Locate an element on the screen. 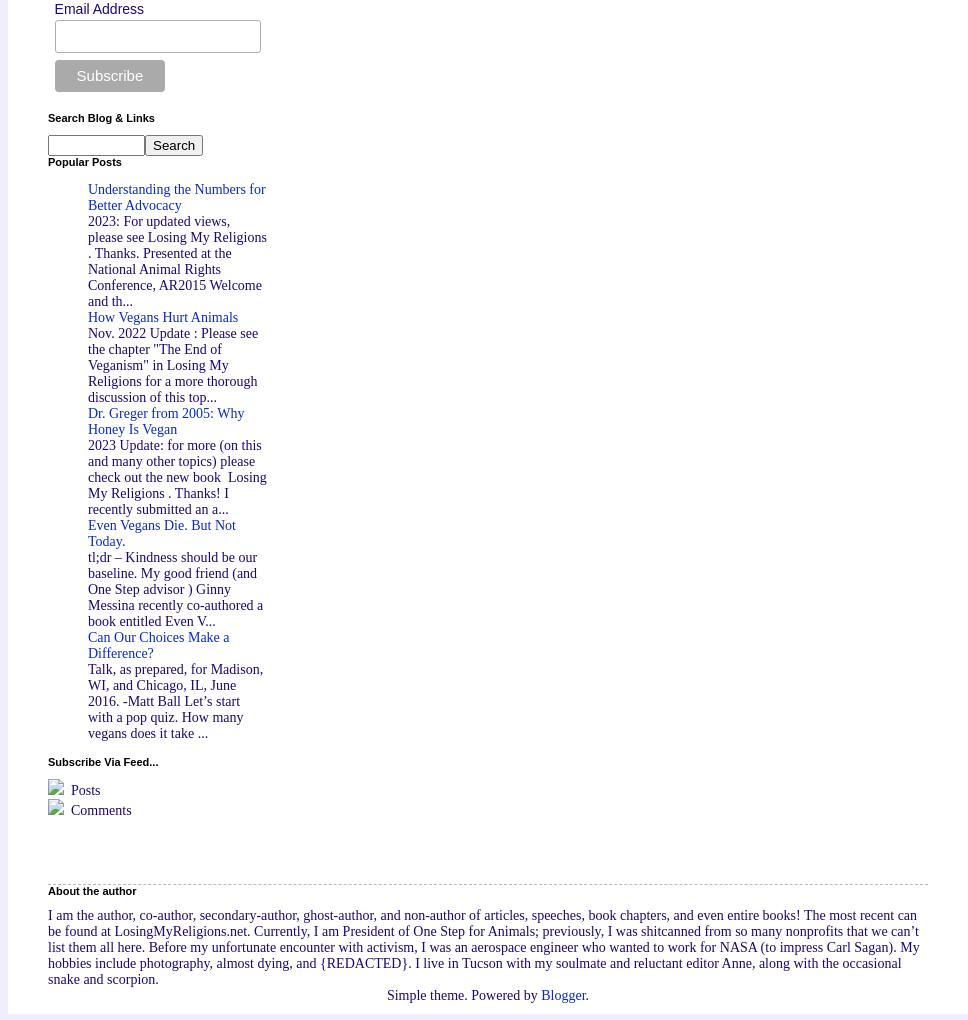  'Simple theme. Powered by' is located at coordinates (462, 994).